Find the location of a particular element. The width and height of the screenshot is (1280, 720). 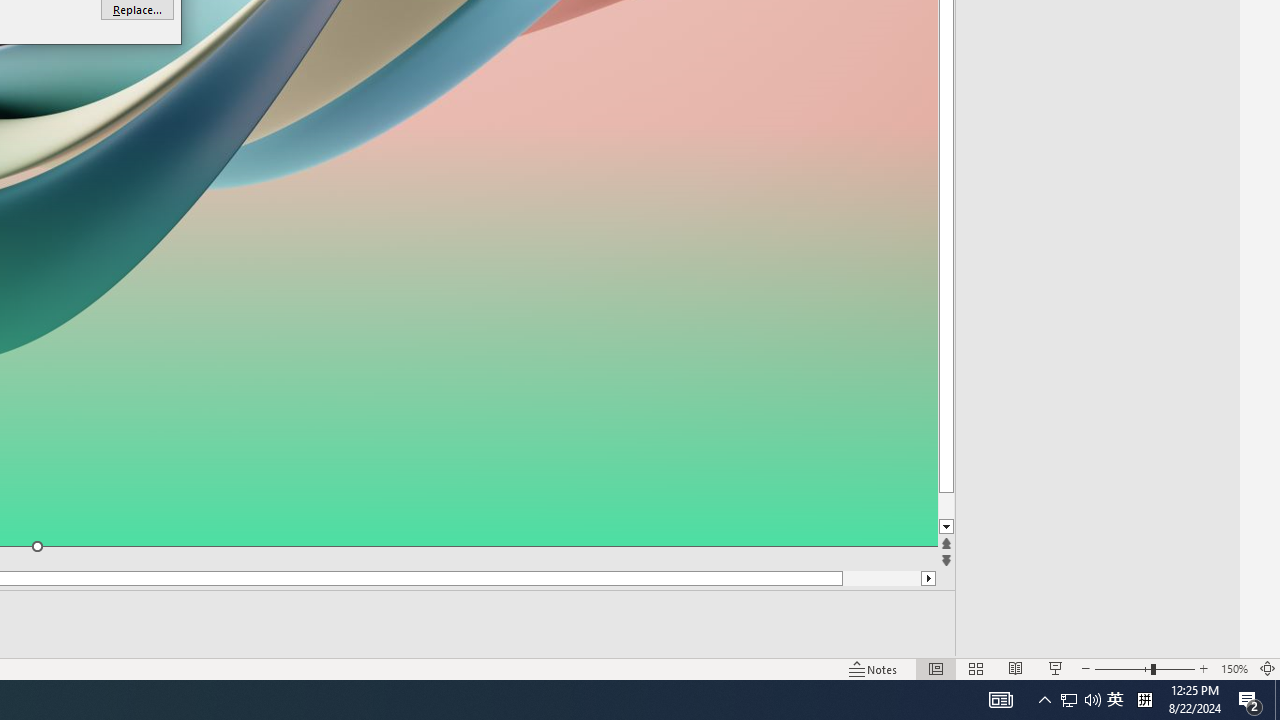

'Zoom 150%' is located at coordinates (1233, 669).